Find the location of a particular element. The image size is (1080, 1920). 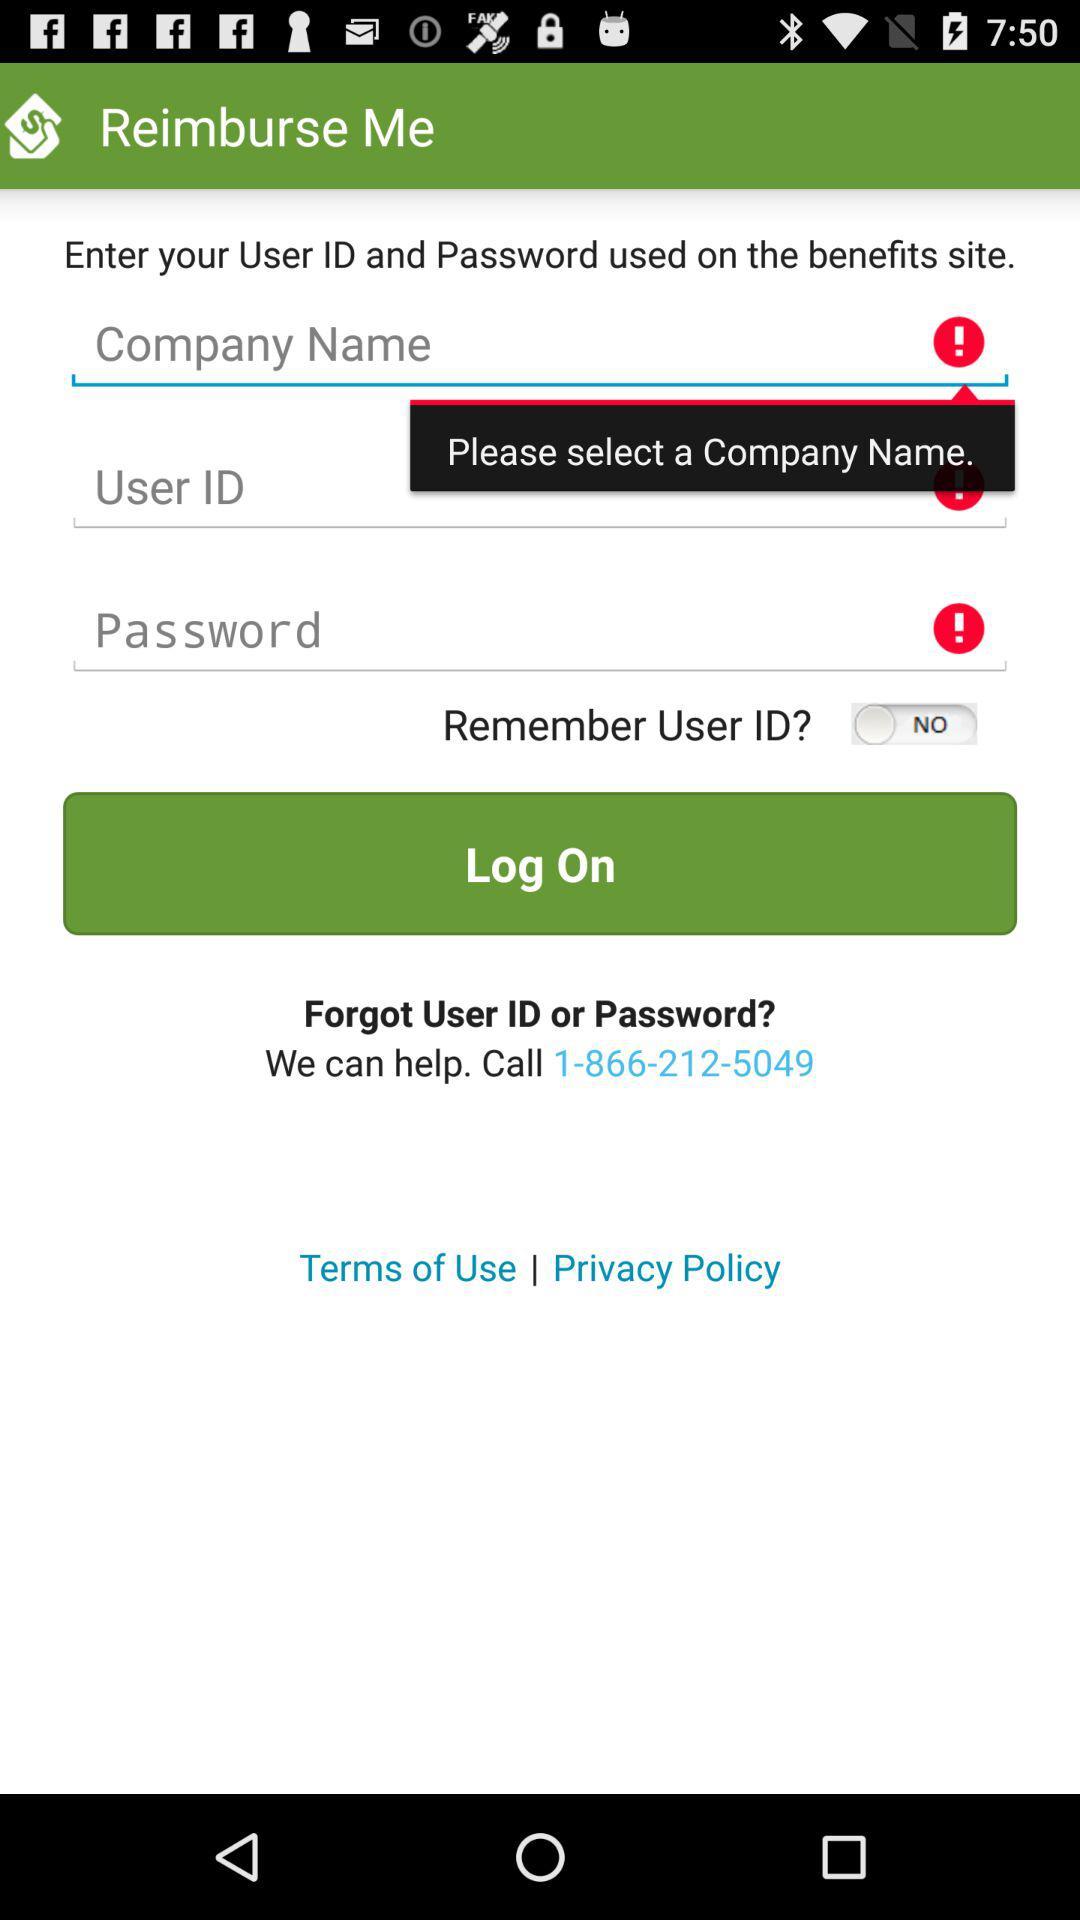

type the password is located at coordinates (540, 628).